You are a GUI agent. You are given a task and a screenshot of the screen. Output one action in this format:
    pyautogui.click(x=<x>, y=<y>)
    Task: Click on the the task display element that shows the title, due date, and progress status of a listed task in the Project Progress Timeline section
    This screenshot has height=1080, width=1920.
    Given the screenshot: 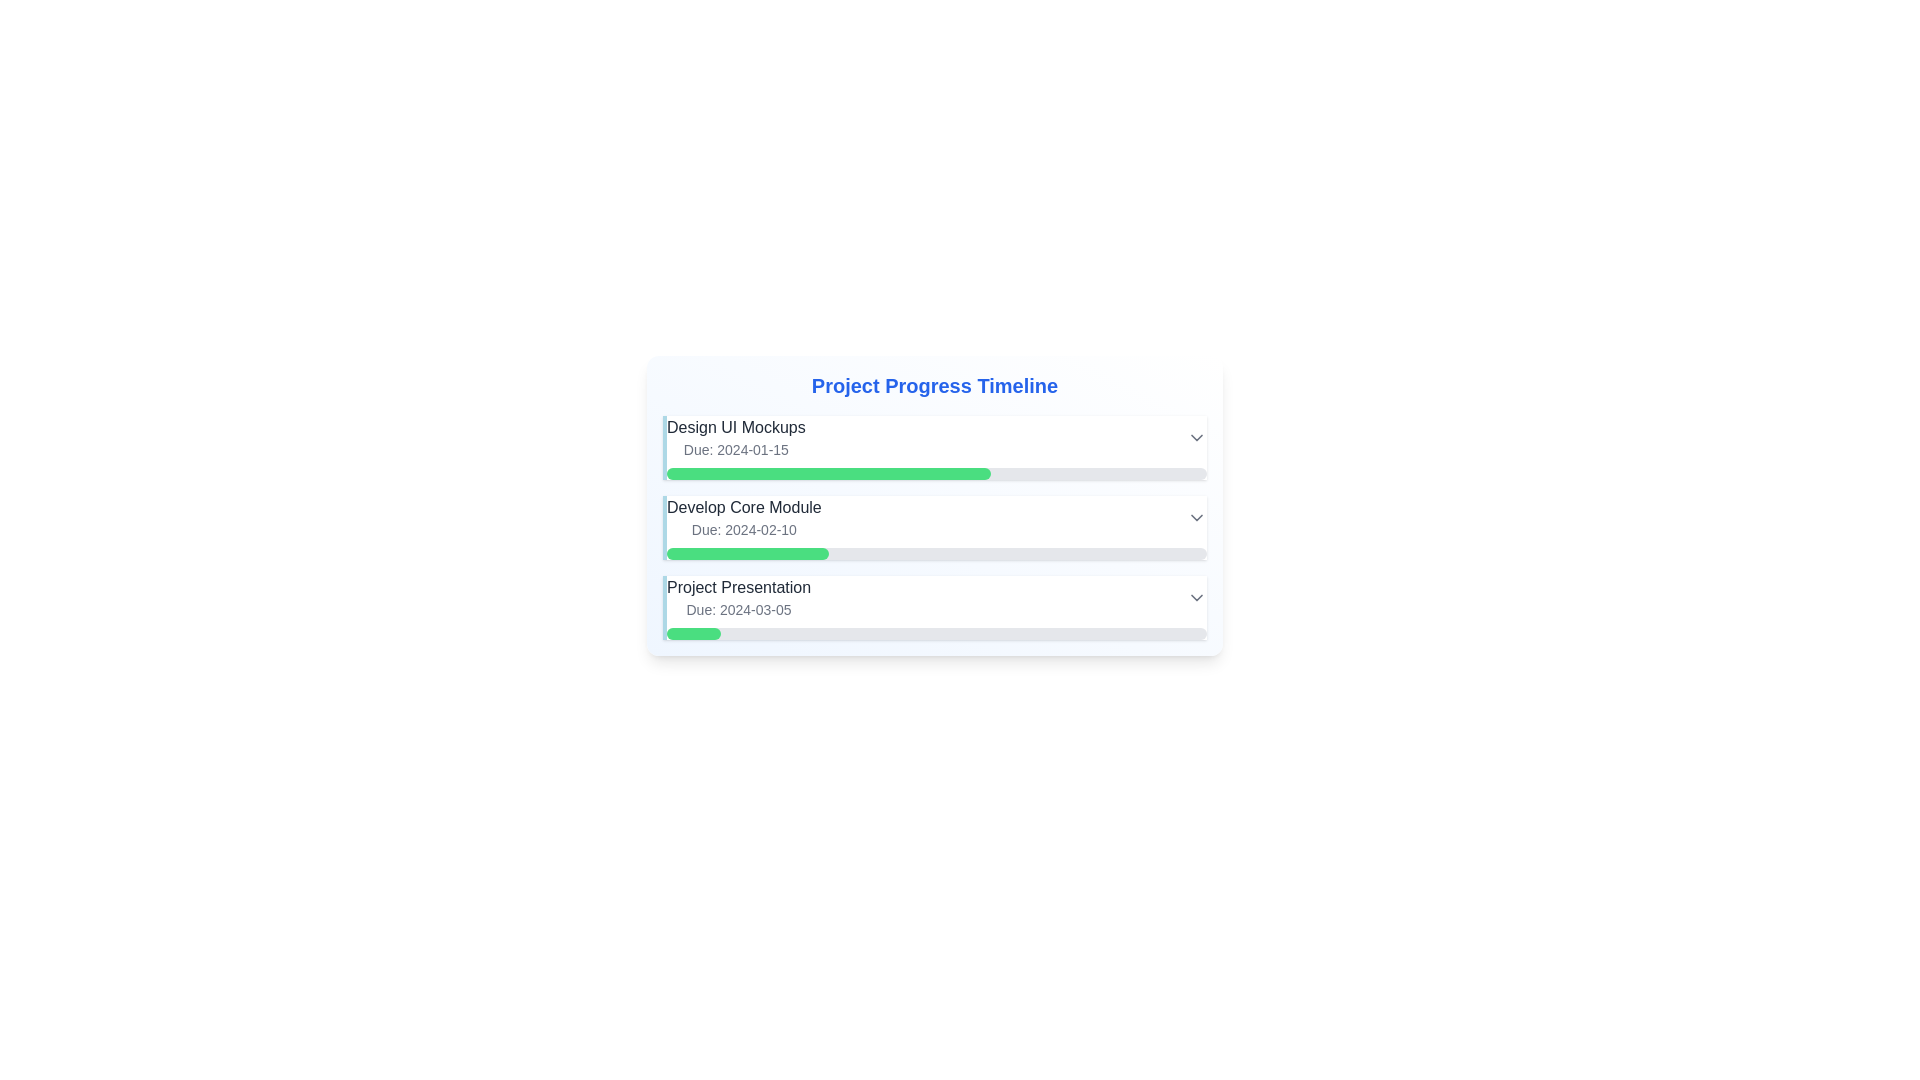 What is the action you would take?
    pyautogui.click(x=934, y=521)
    